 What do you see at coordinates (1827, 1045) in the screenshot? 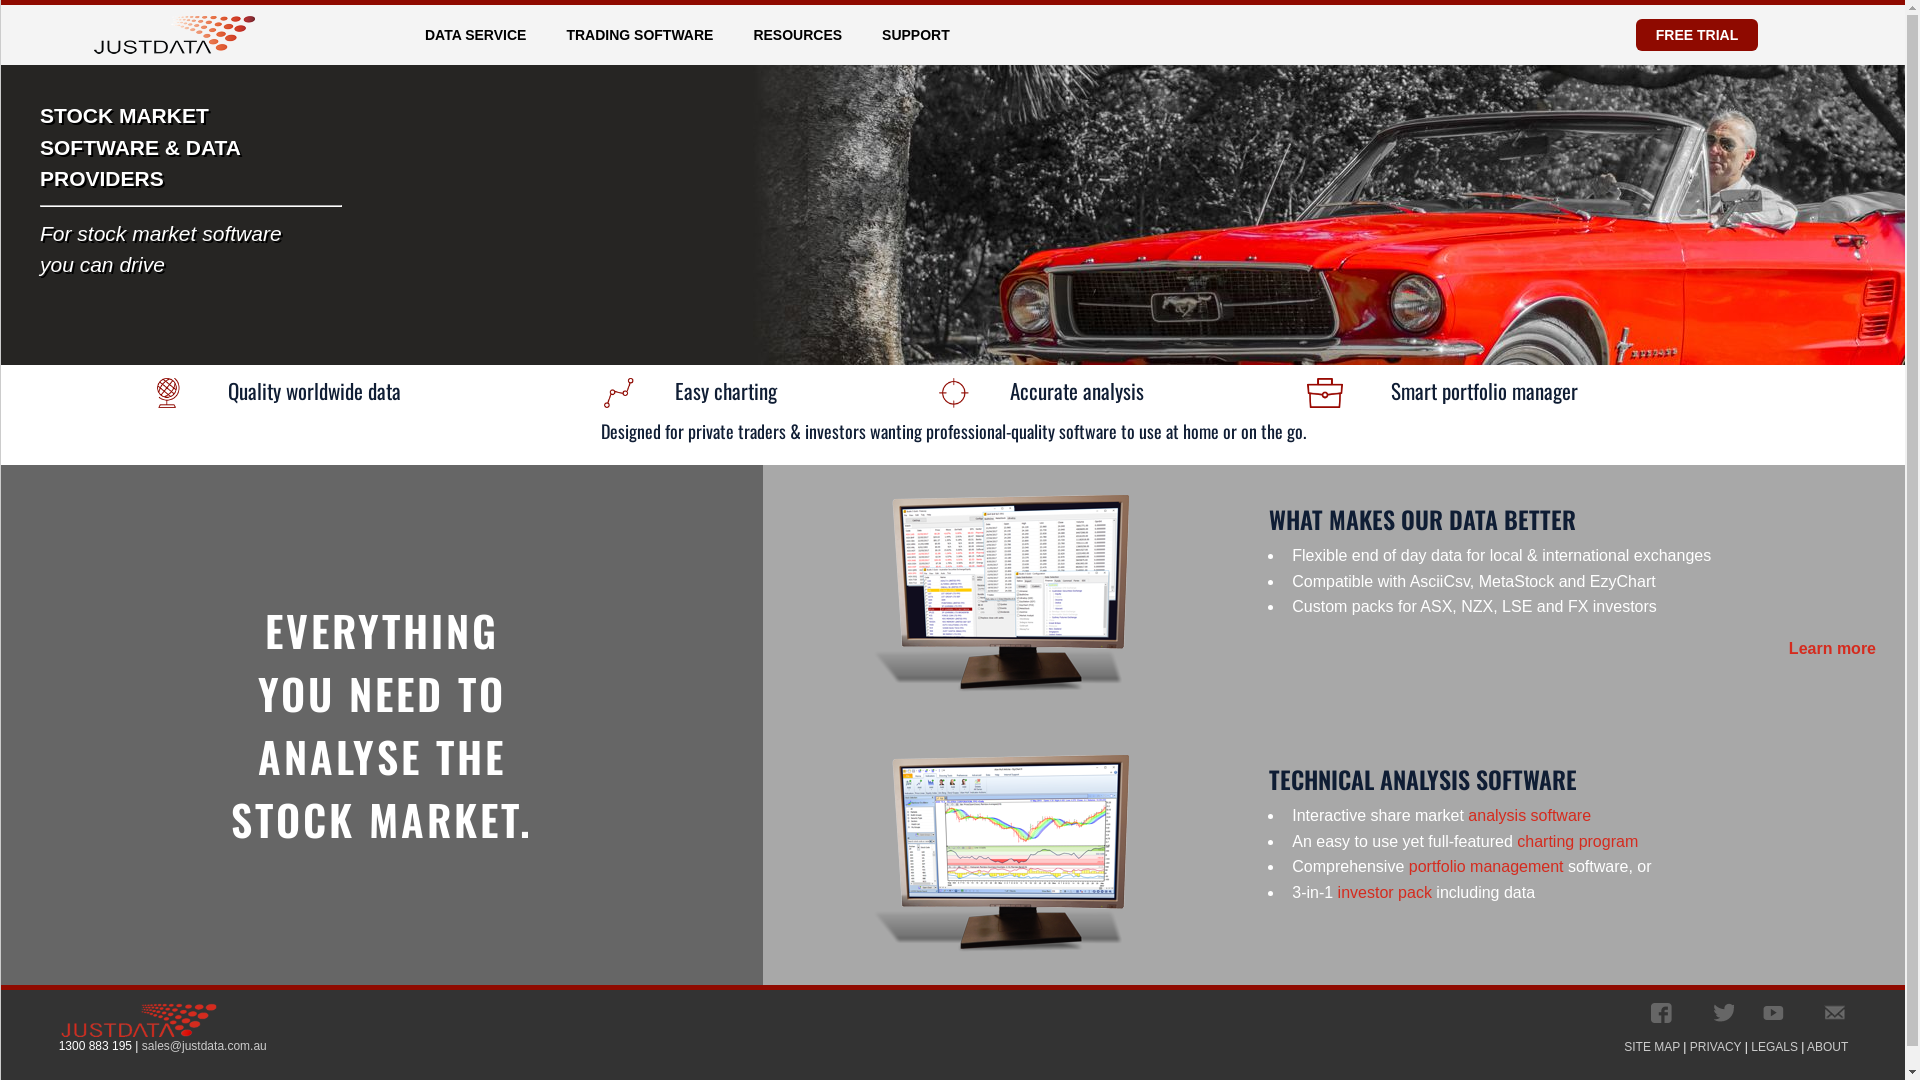
I see `'ABOUT'` at bounding box center [1827, 1045].